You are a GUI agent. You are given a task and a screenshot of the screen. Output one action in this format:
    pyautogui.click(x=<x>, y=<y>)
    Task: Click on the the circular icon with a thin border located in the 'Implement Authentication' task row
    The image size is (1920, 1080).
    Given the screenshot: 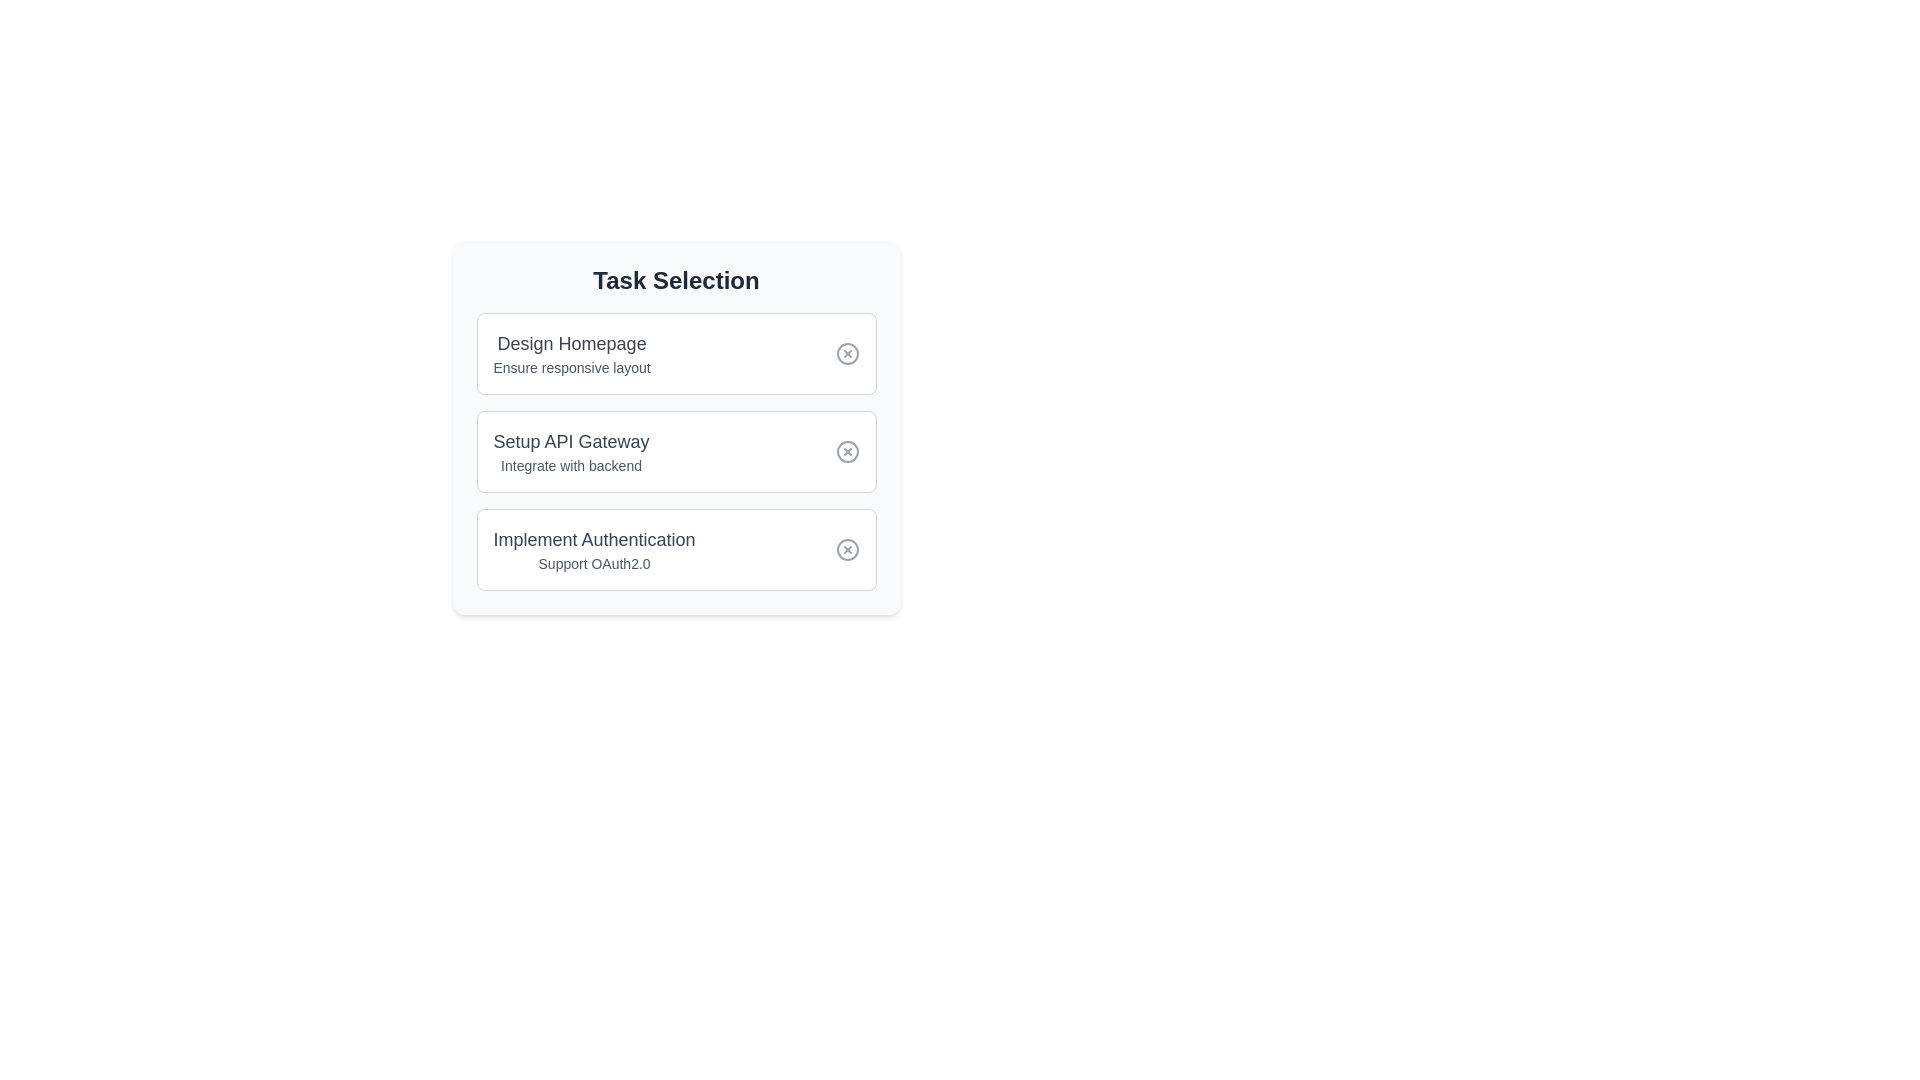 What is the action you would take?
    pyautogui.click(x=847, y=550)
    